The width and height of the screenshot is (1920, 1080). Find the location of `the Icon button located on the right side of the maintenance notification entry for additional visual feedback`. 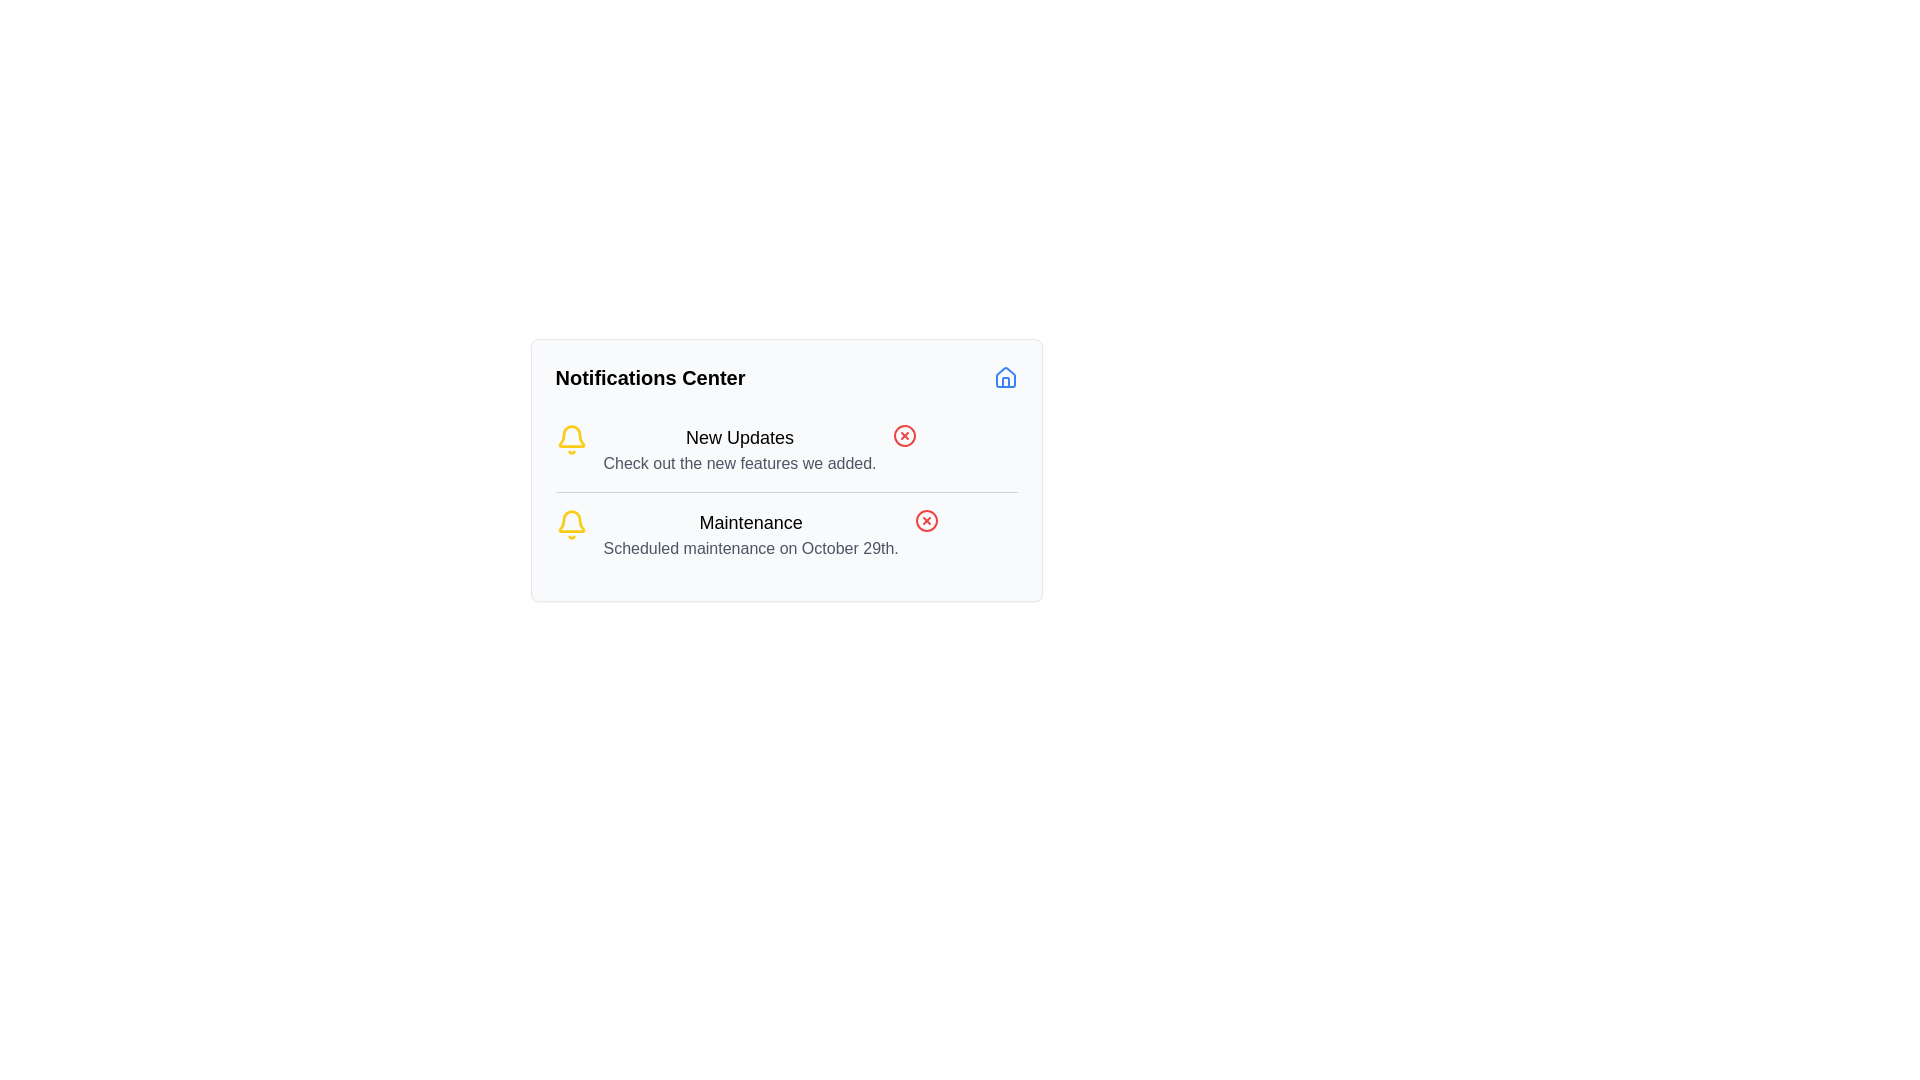

the Icon button located on the right side of the maintenance notification entry for additional visual feedback is located at coordinates (925, 519).